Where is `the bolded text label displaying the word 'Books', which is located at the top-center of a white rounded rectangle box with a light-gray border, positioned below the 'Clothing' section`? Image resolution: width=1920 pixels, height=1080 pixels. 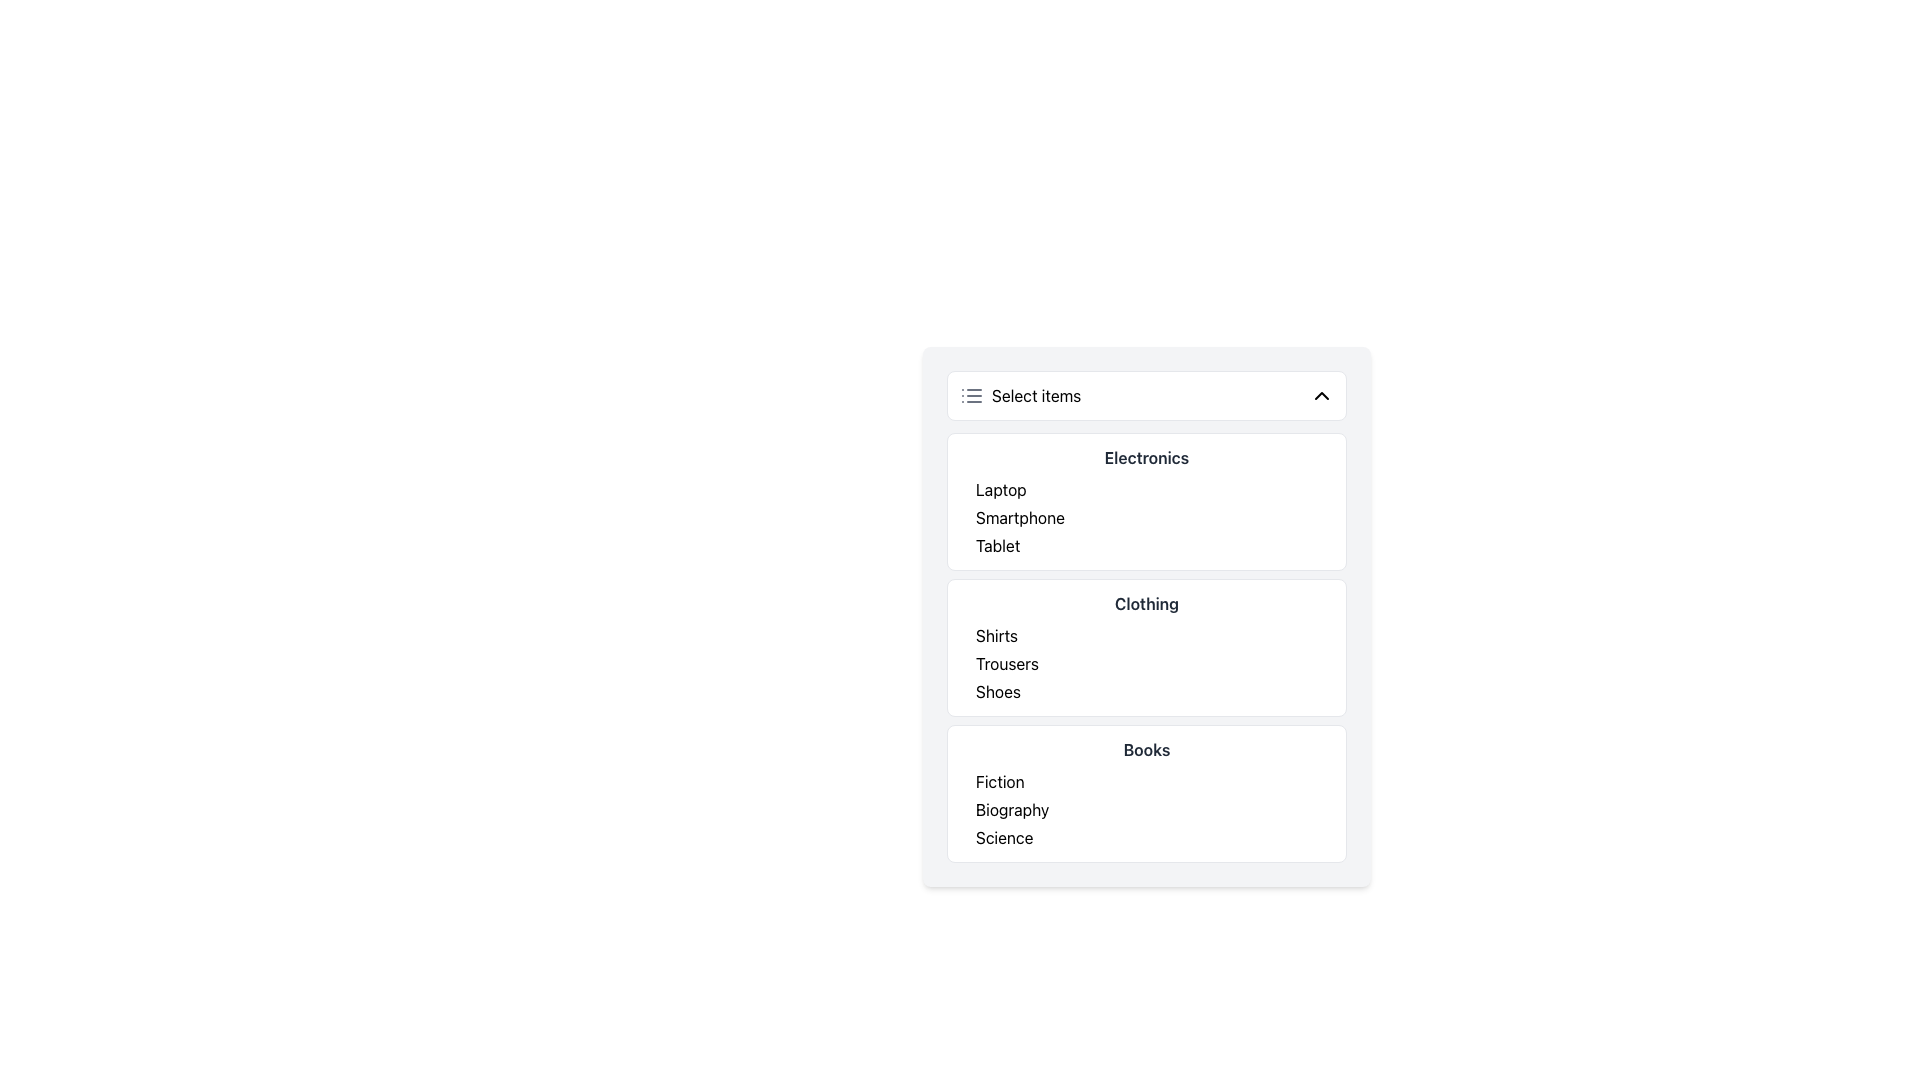
the bolded text label displaying the word 'Books', which is located at the top-center of a white rounded rectangle box with a light-gray border, positioned below the 'Clothing' section is located at coordinates (1147, 749).